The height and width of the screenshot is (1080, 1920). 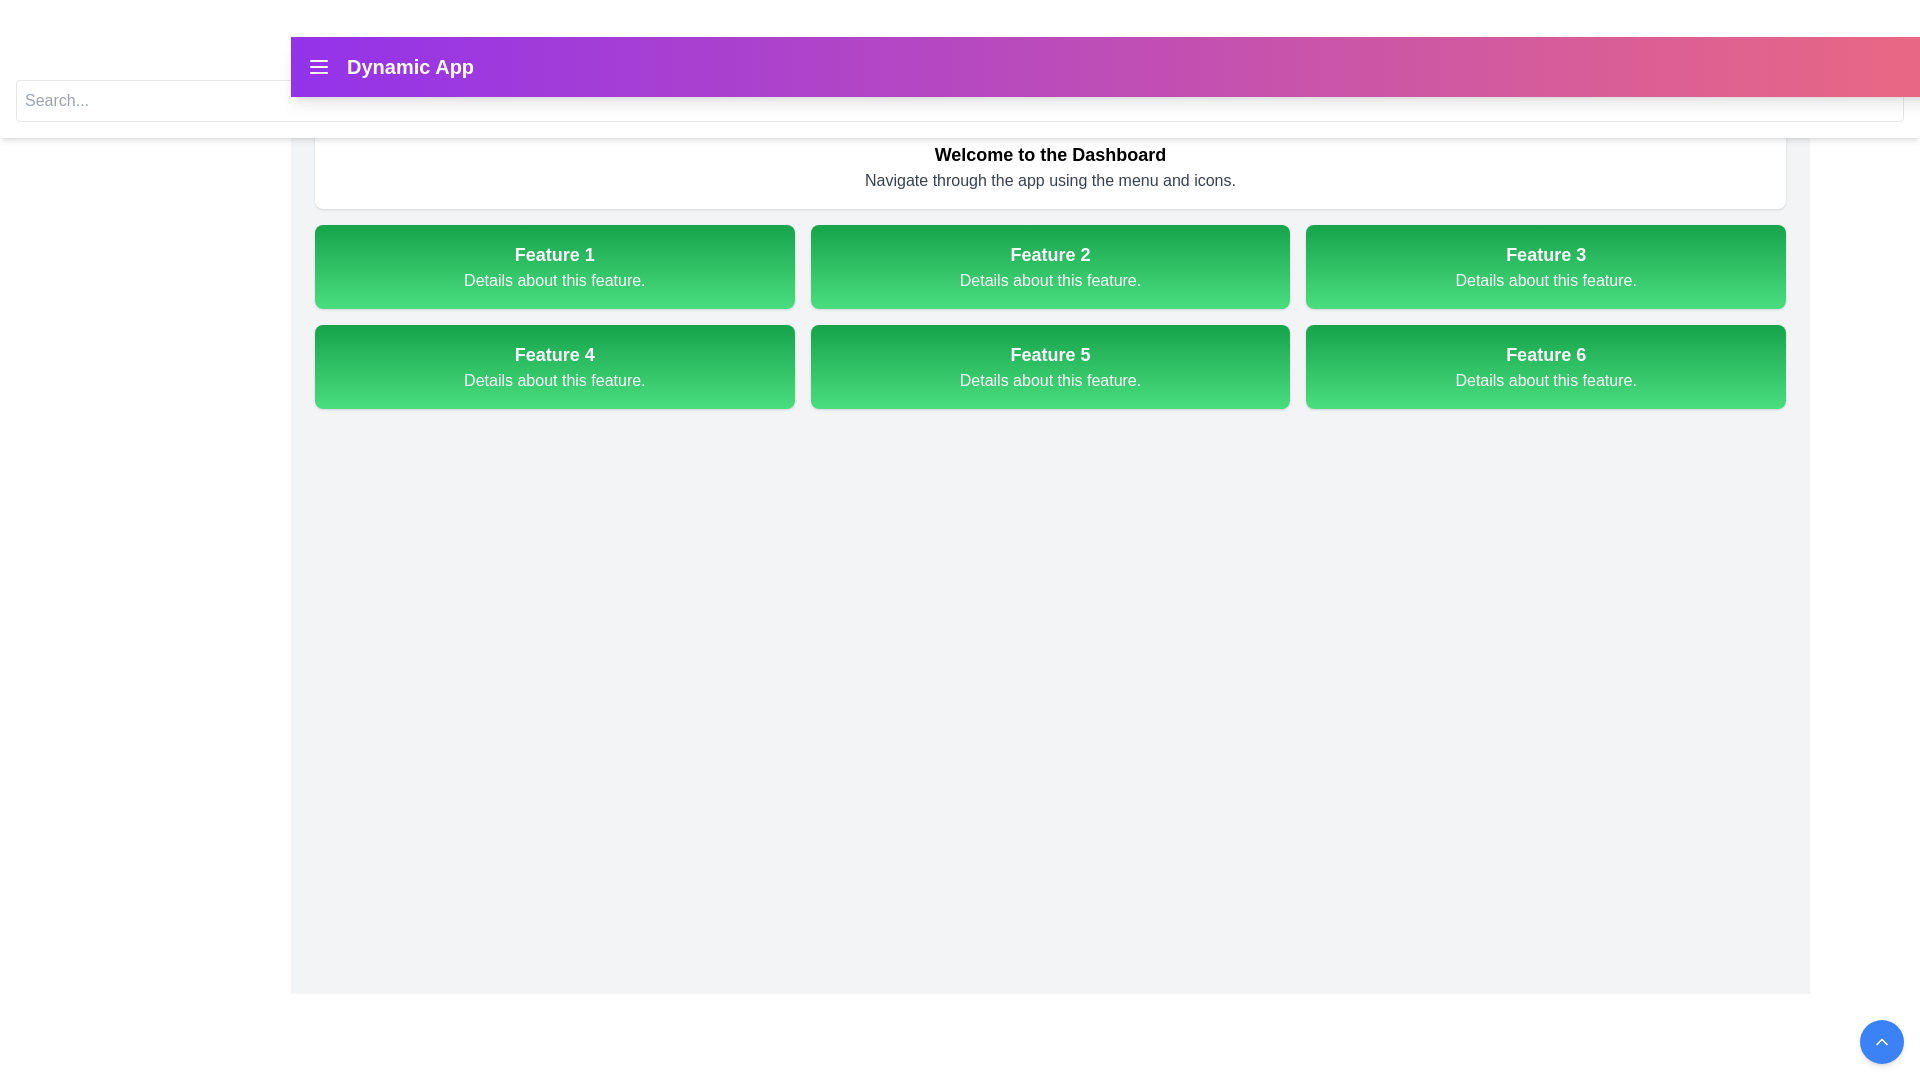 I want to click on text content of the element displaying 'Navigate through the app using the menu and icons.', which is styled in subdued grey and positioned below the heading 'Welcome to the Dashboard', so click(x=1049, y=181).